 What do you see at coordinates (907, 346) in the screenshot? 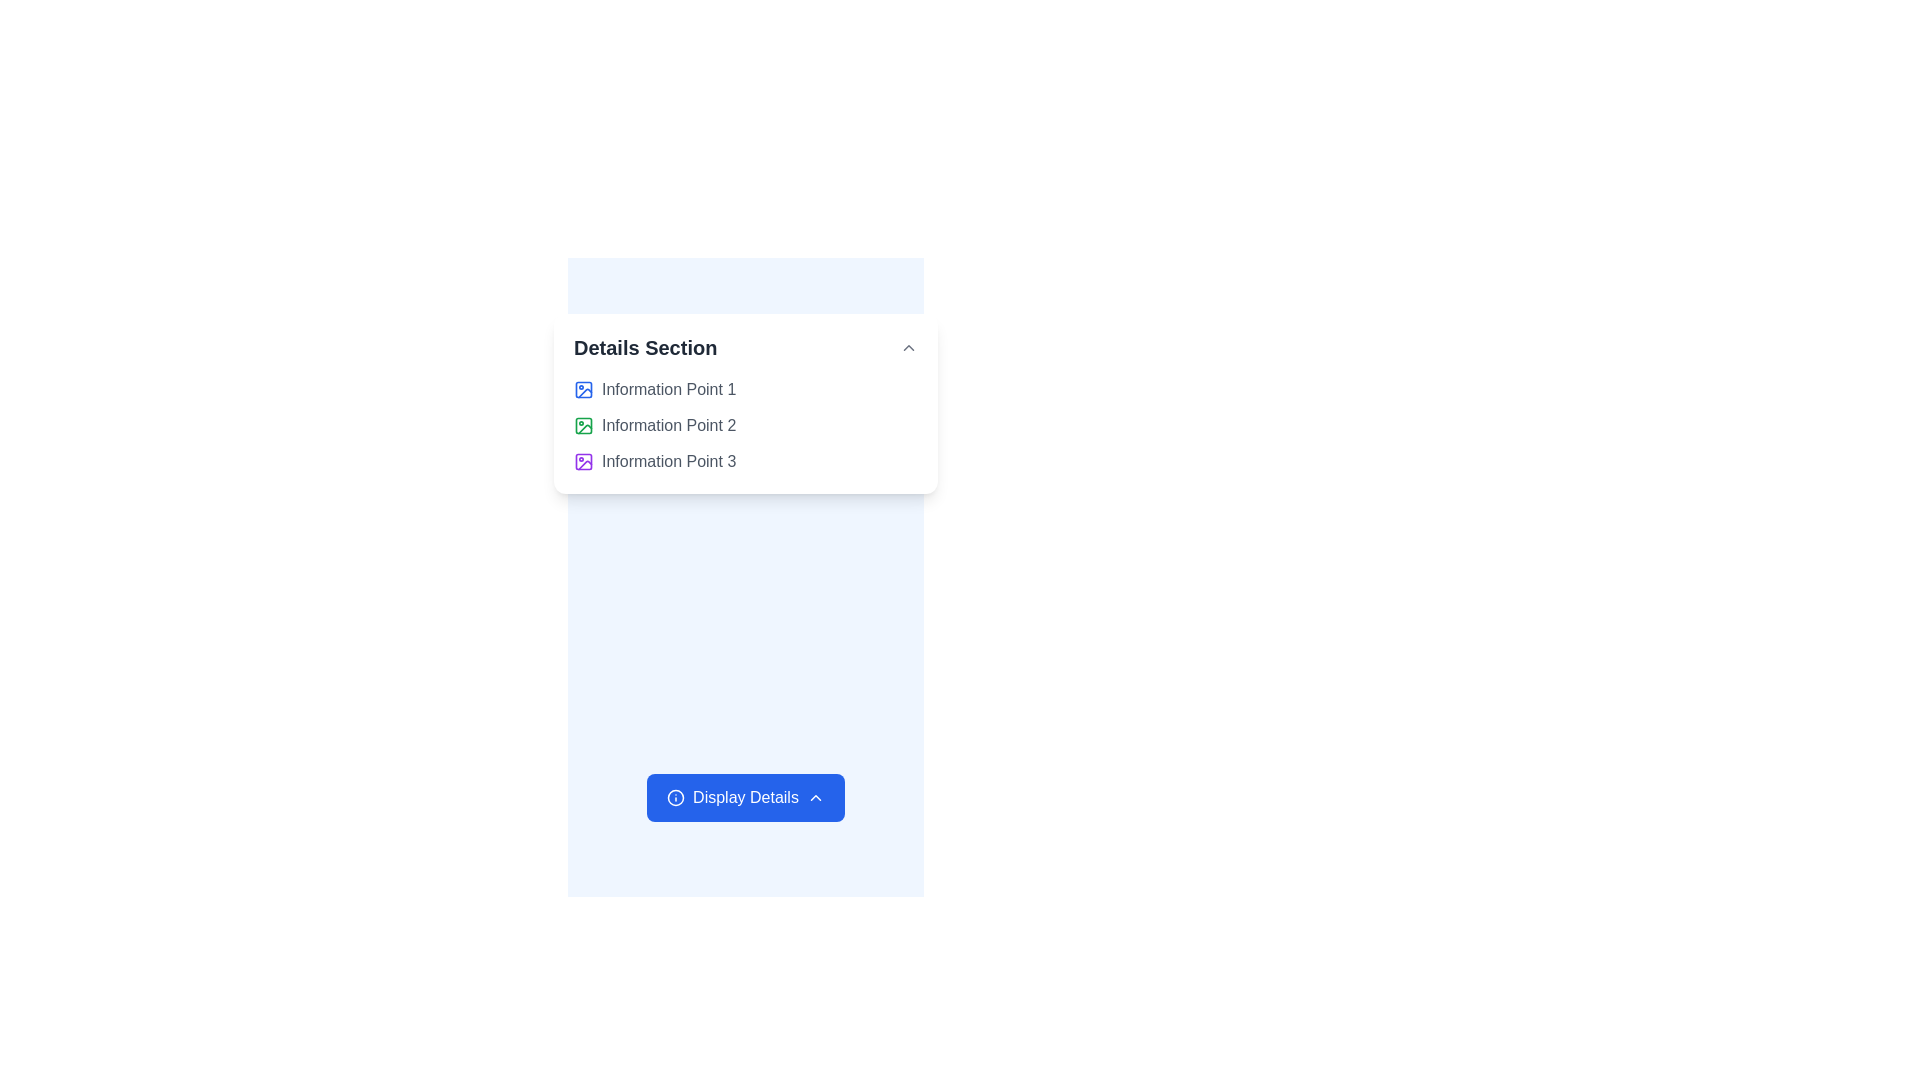
I see `the chevron icon button at the top-right corner of the 'Details Section'` at bounding box center [907, 346].